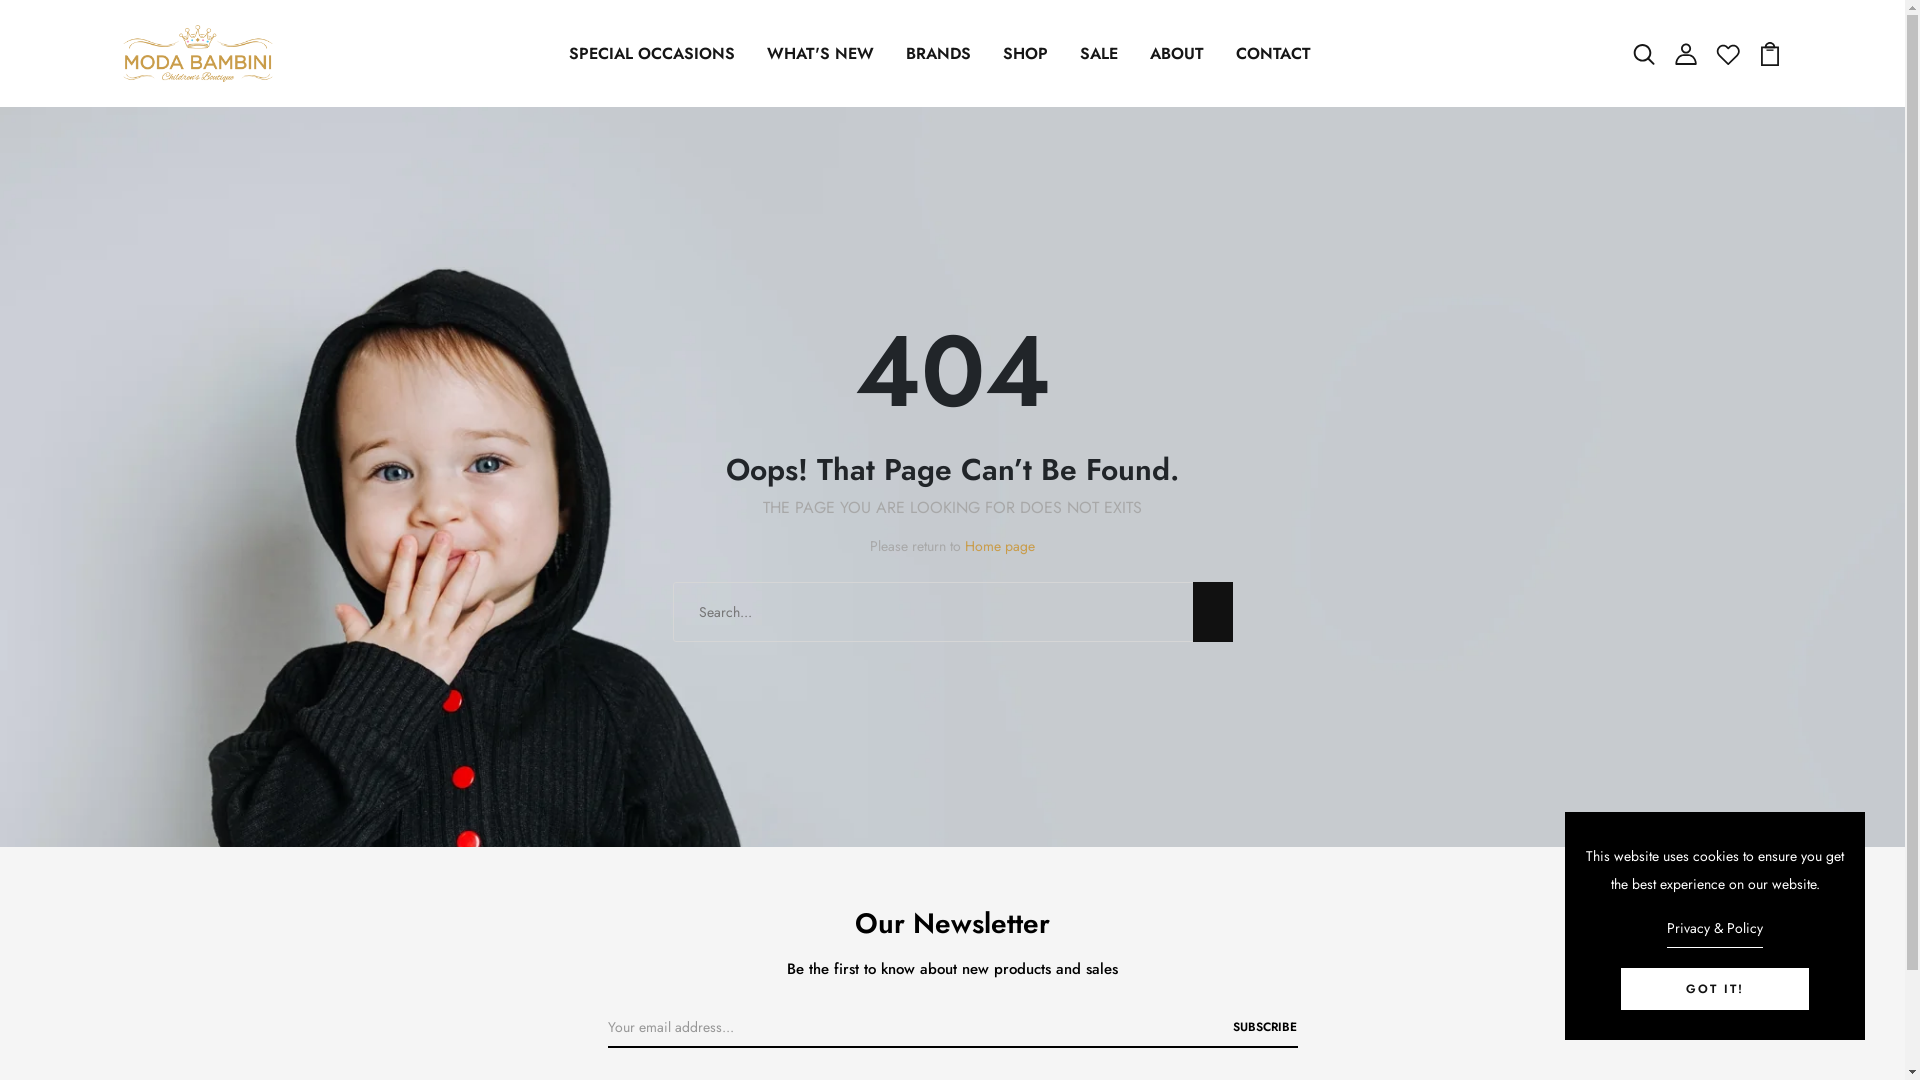  Describe the element at coordinates (1621, 987) in the screenshot. I see `'GOT IT!'` at that location.